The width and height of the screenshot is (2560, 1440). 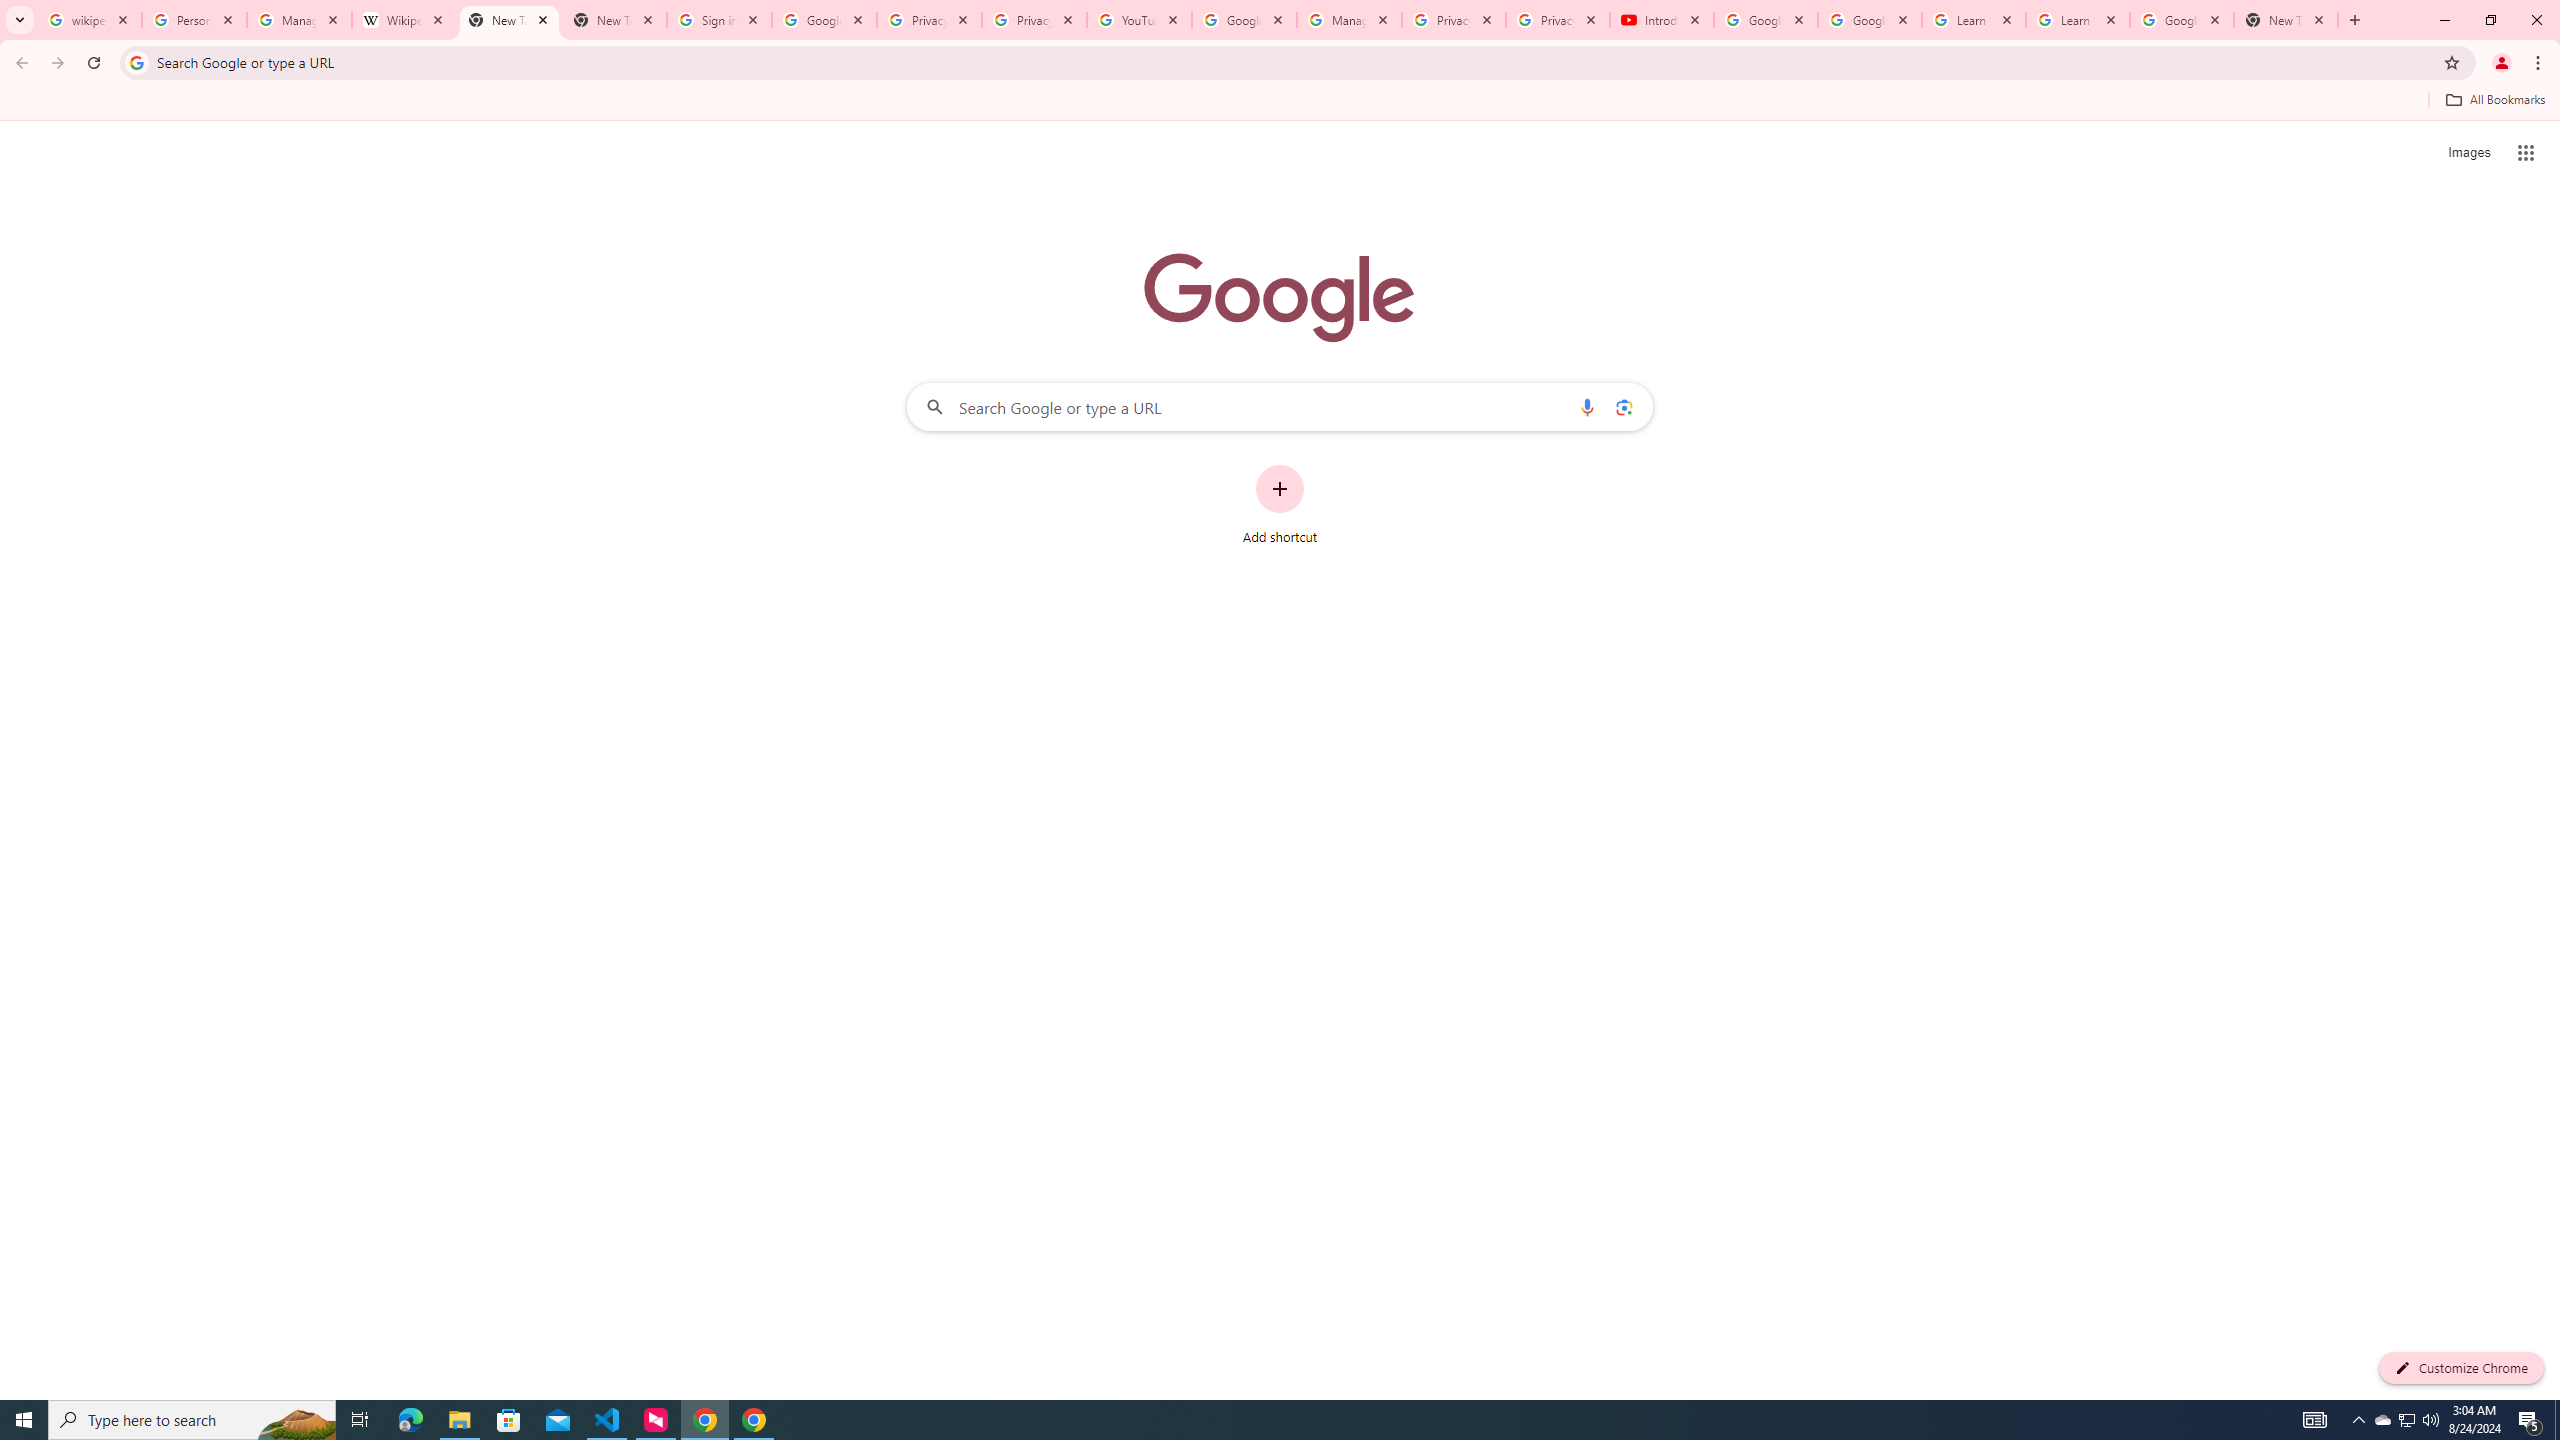 What do you see at coordinates (823, 19) in the screenshot?
I see `'Google Drive: Sign-in'` at bounding box center [823, 19].